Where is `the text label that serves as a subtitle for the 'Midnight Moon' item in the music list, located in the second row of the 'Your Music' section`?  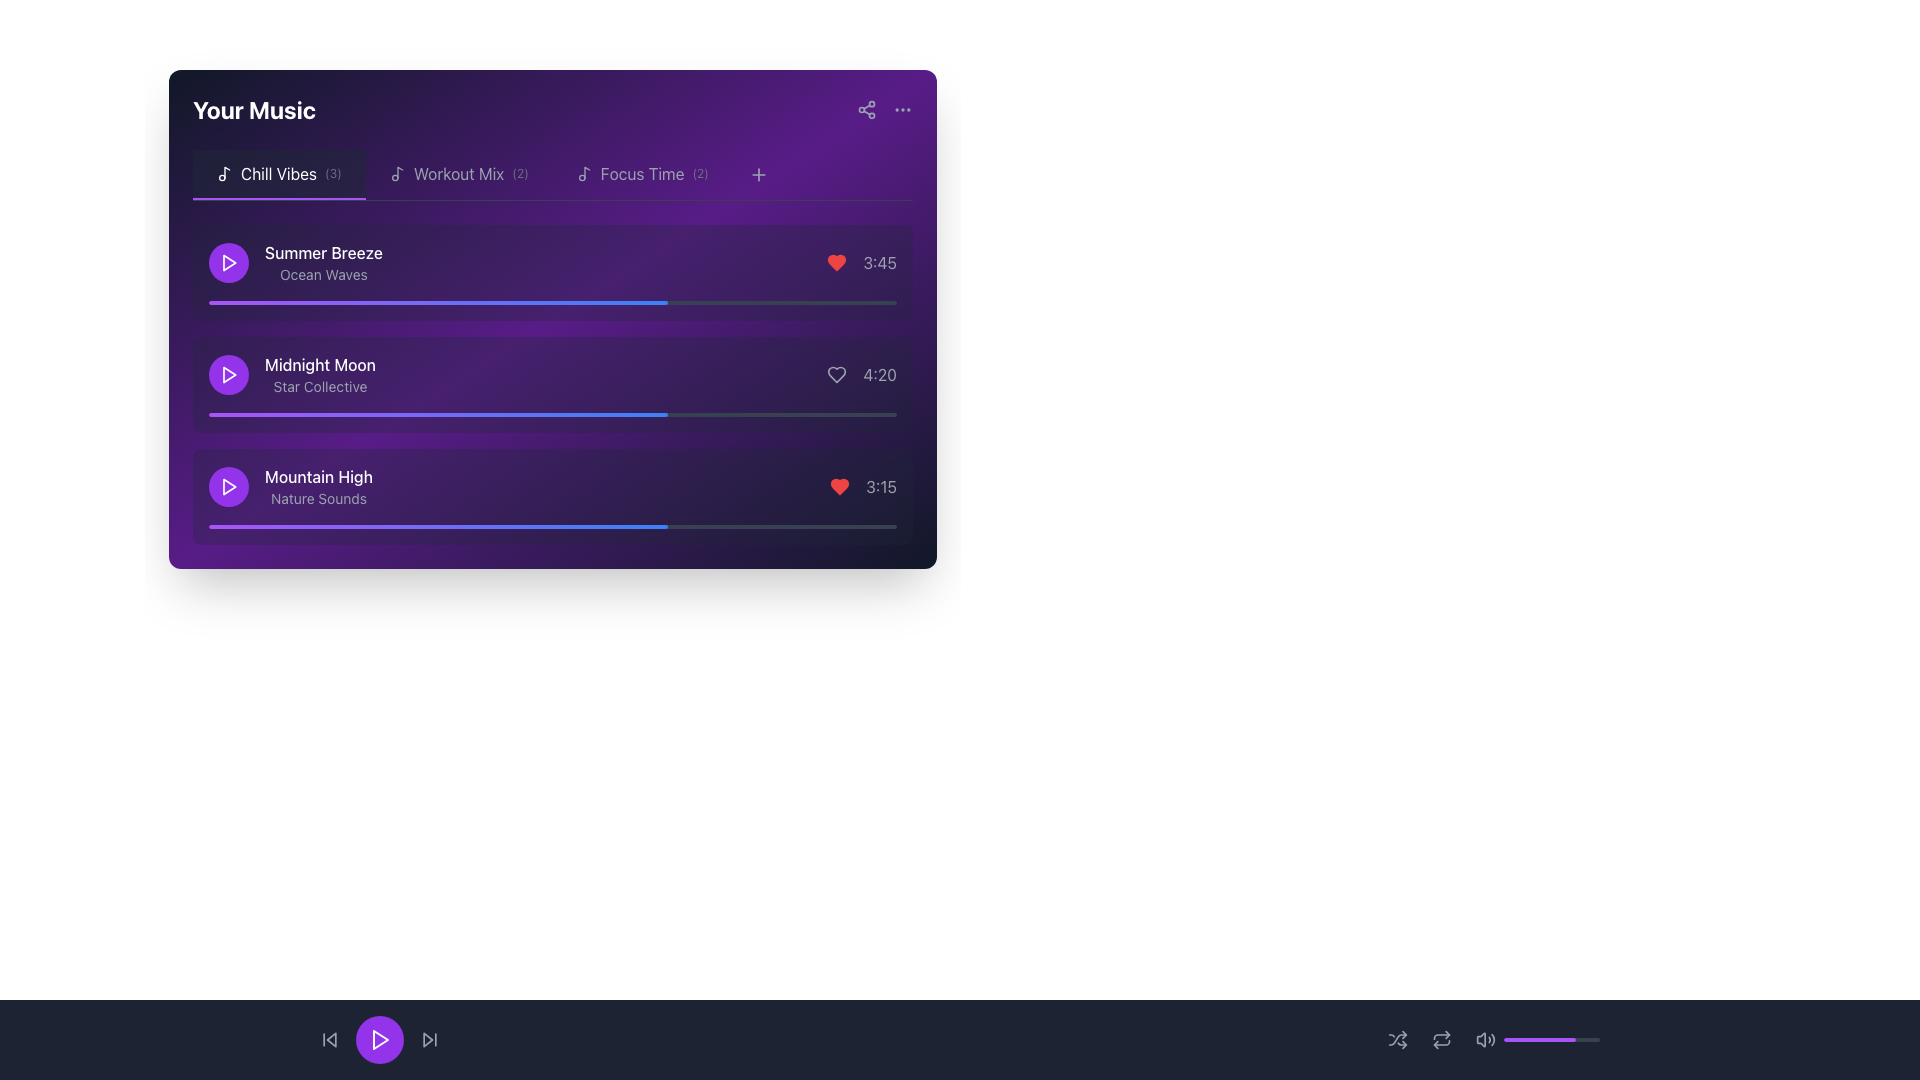
the text label that serves as a subtitle for the 'Midnight Moon' item in the music list, located in the second row of the 'Your Music' section is located at coordinates (320, 386).